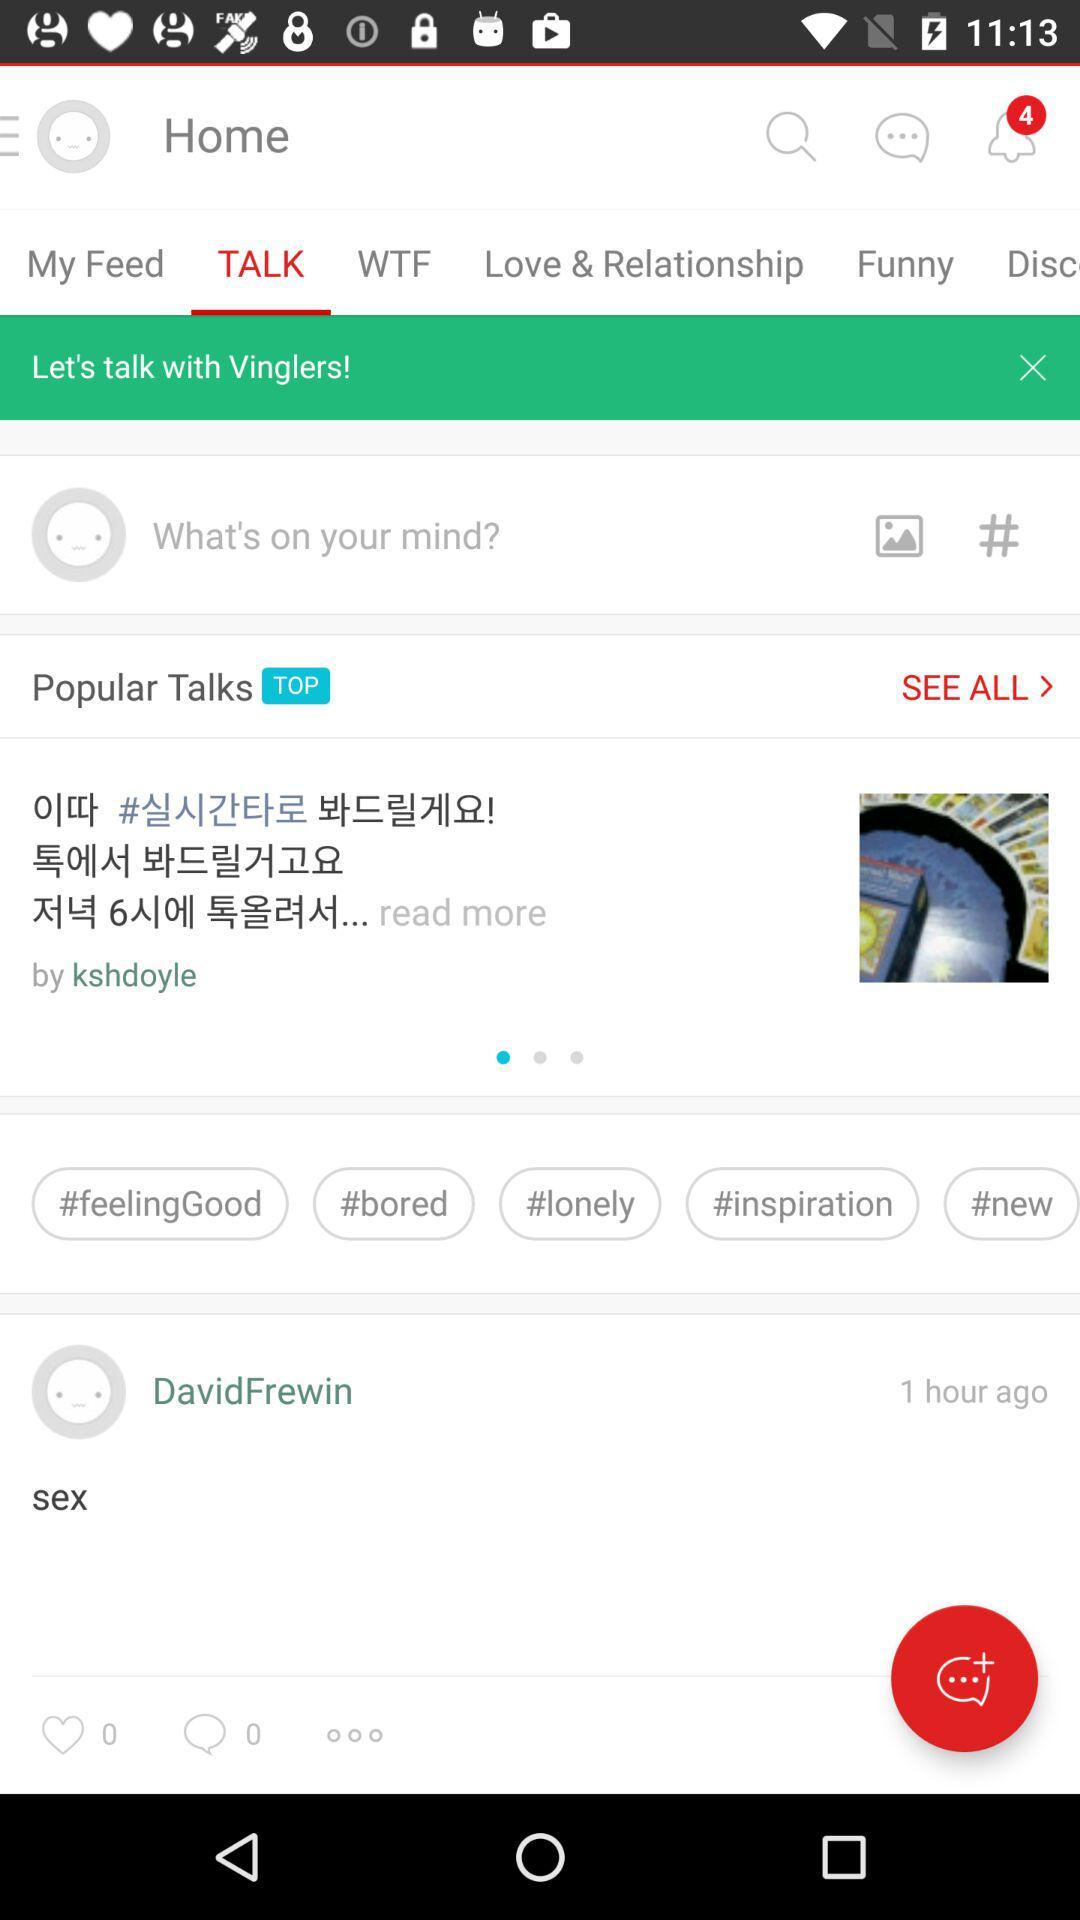 Image resolution: width=1080 pixels, height=1920 pixels. What do you see at coordinates (998, 534) in the screenshot?
I see `key word` at bounding box center [998, 534].